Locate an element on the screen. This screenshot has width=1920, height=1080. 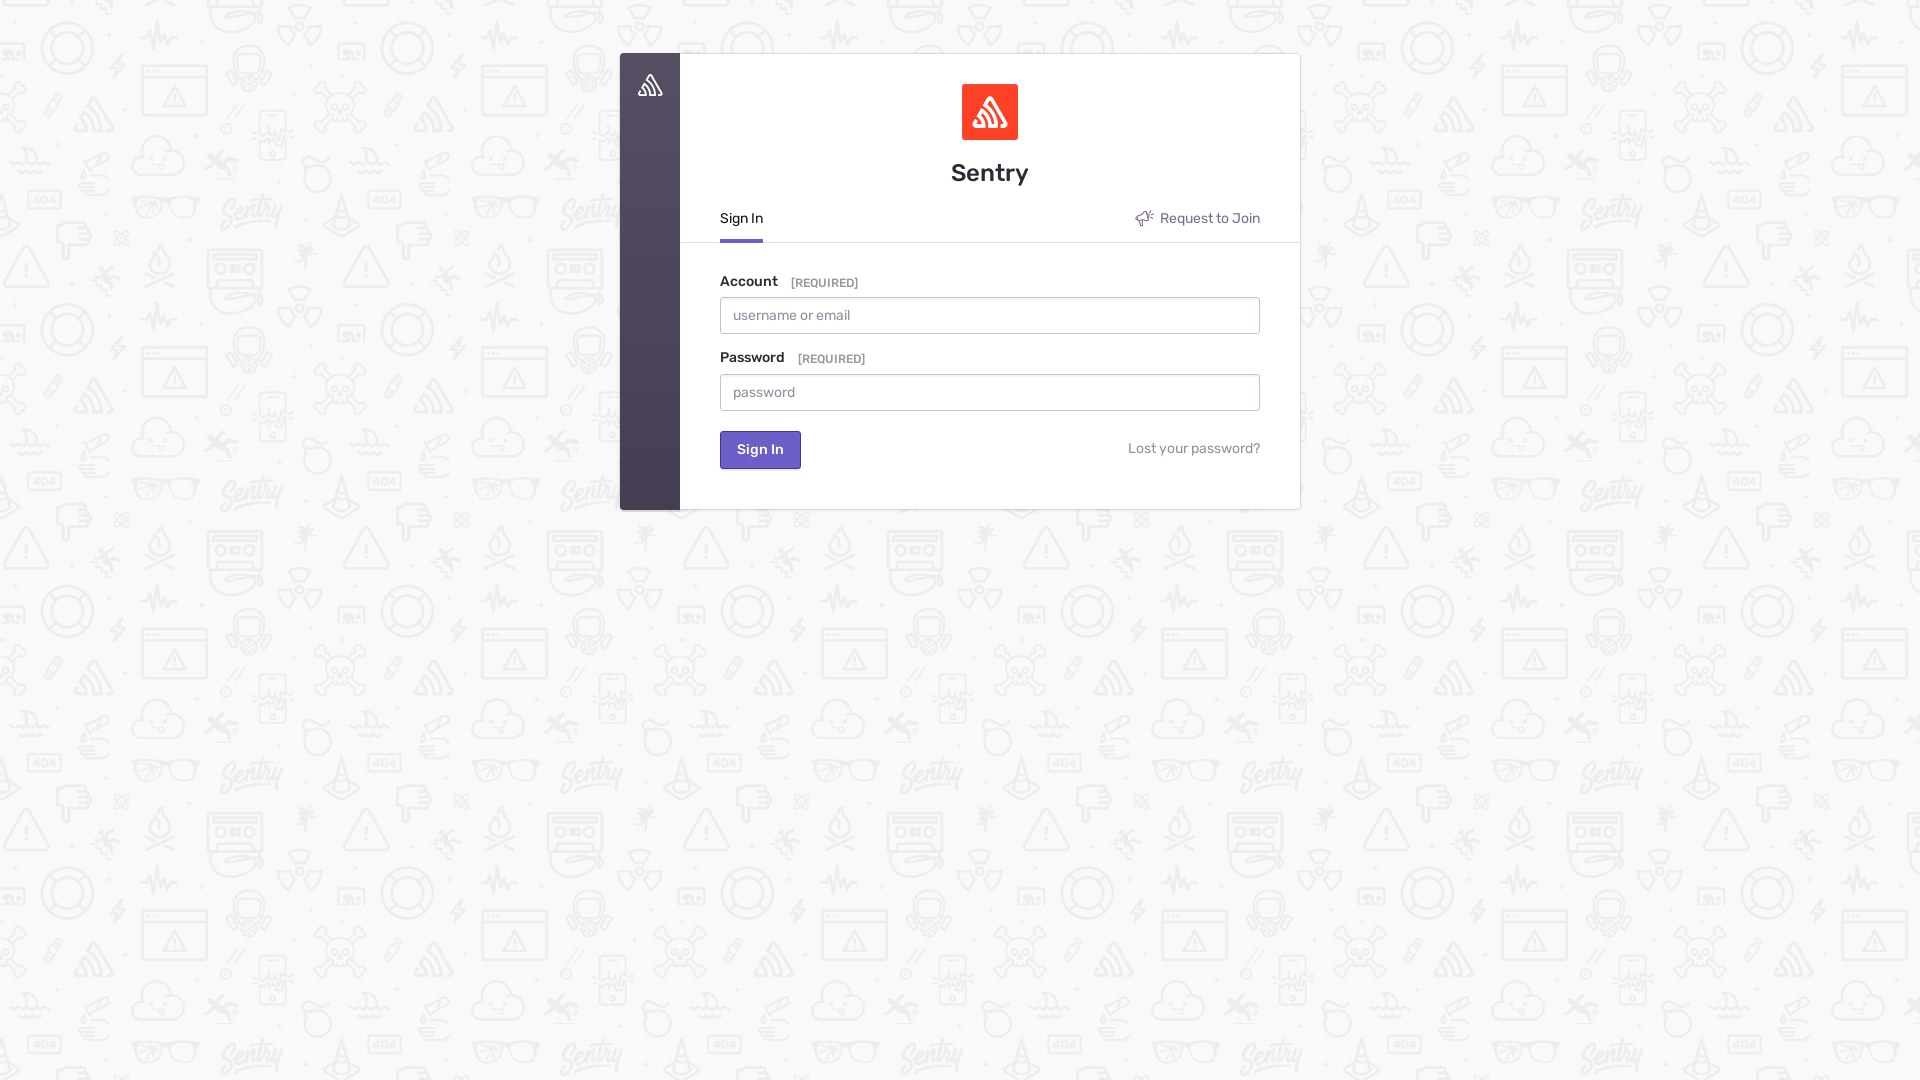
'Lost your password?' is located at coordinates (1033, 450).